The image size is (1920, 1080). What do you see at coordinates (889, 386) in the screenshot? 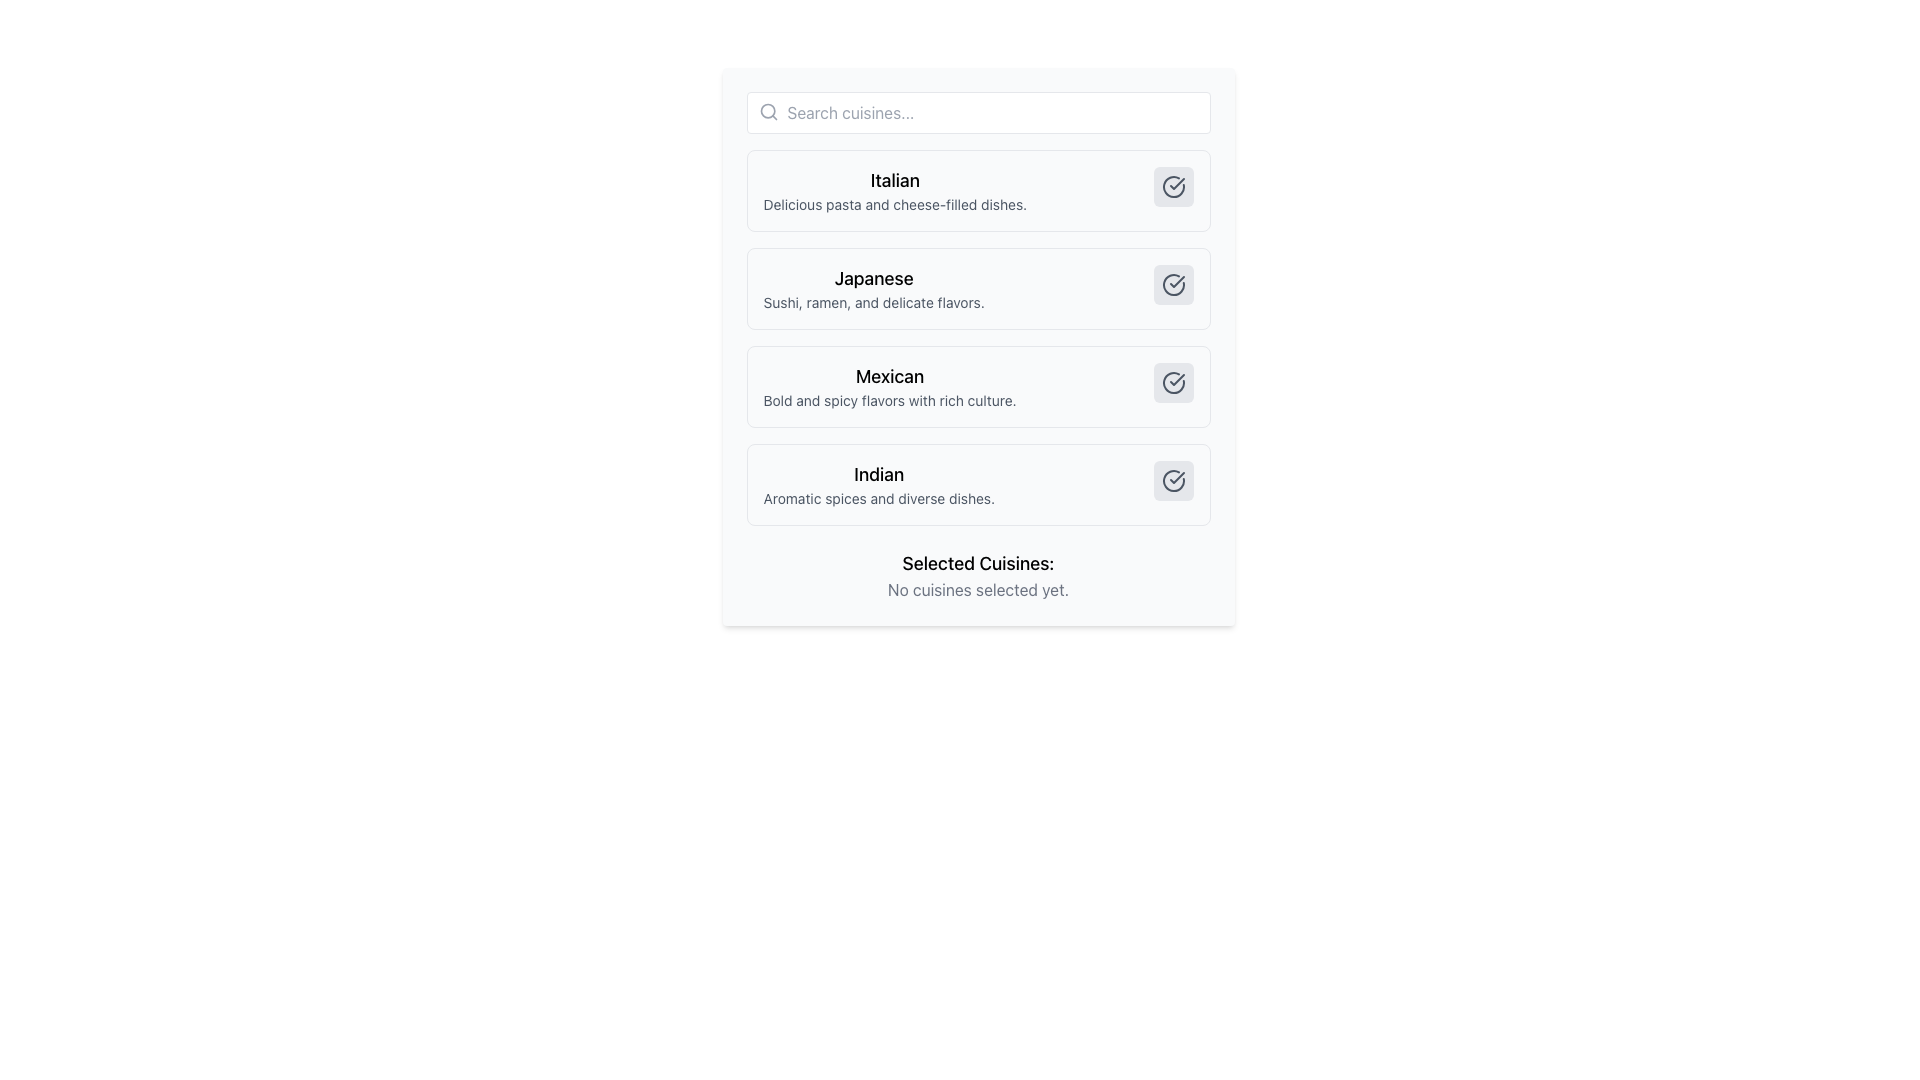
I see `text displayed in the 'Mexican' cuisine text display located centrally within the third rectangular card in the vertical list, positioned between the 'Japanese' and 'Indian' cards` at bounding box center [889, 386].